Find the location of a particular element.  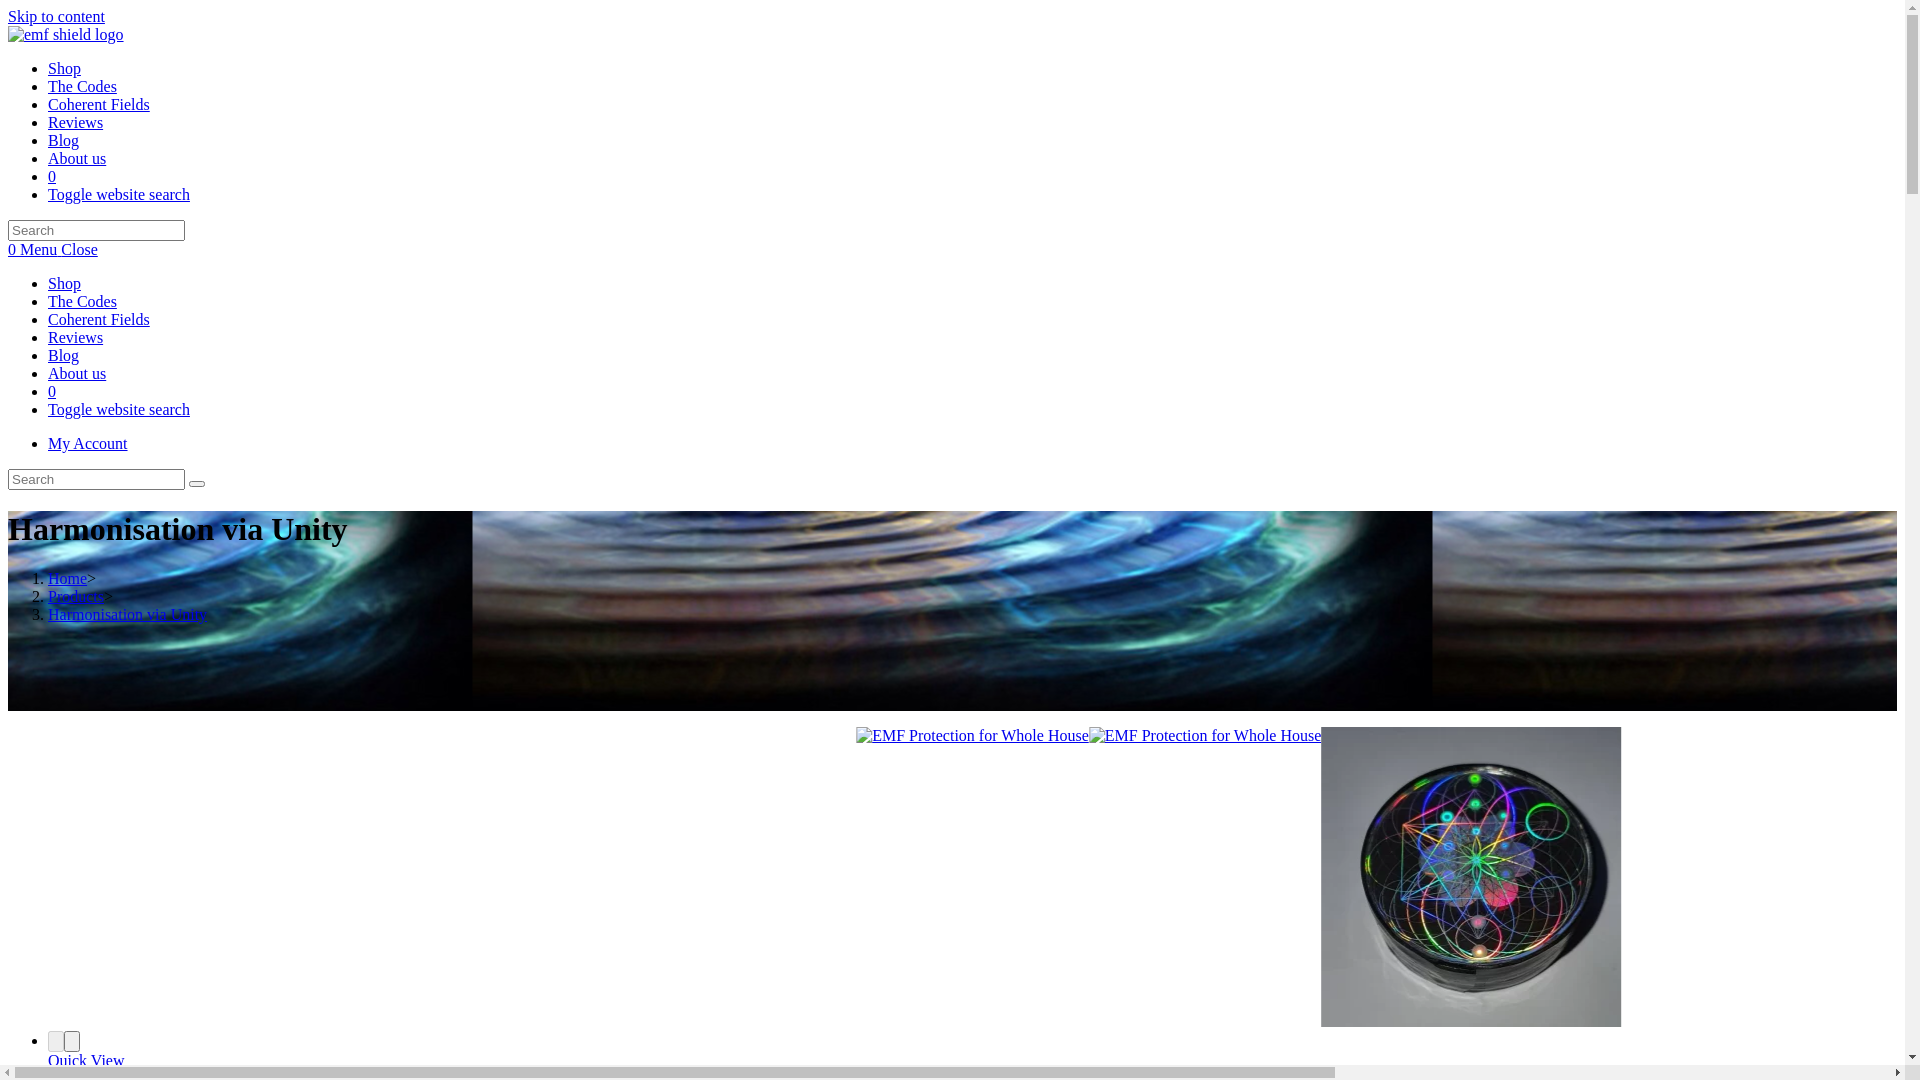

'0' is located at coordinates (52, 175).